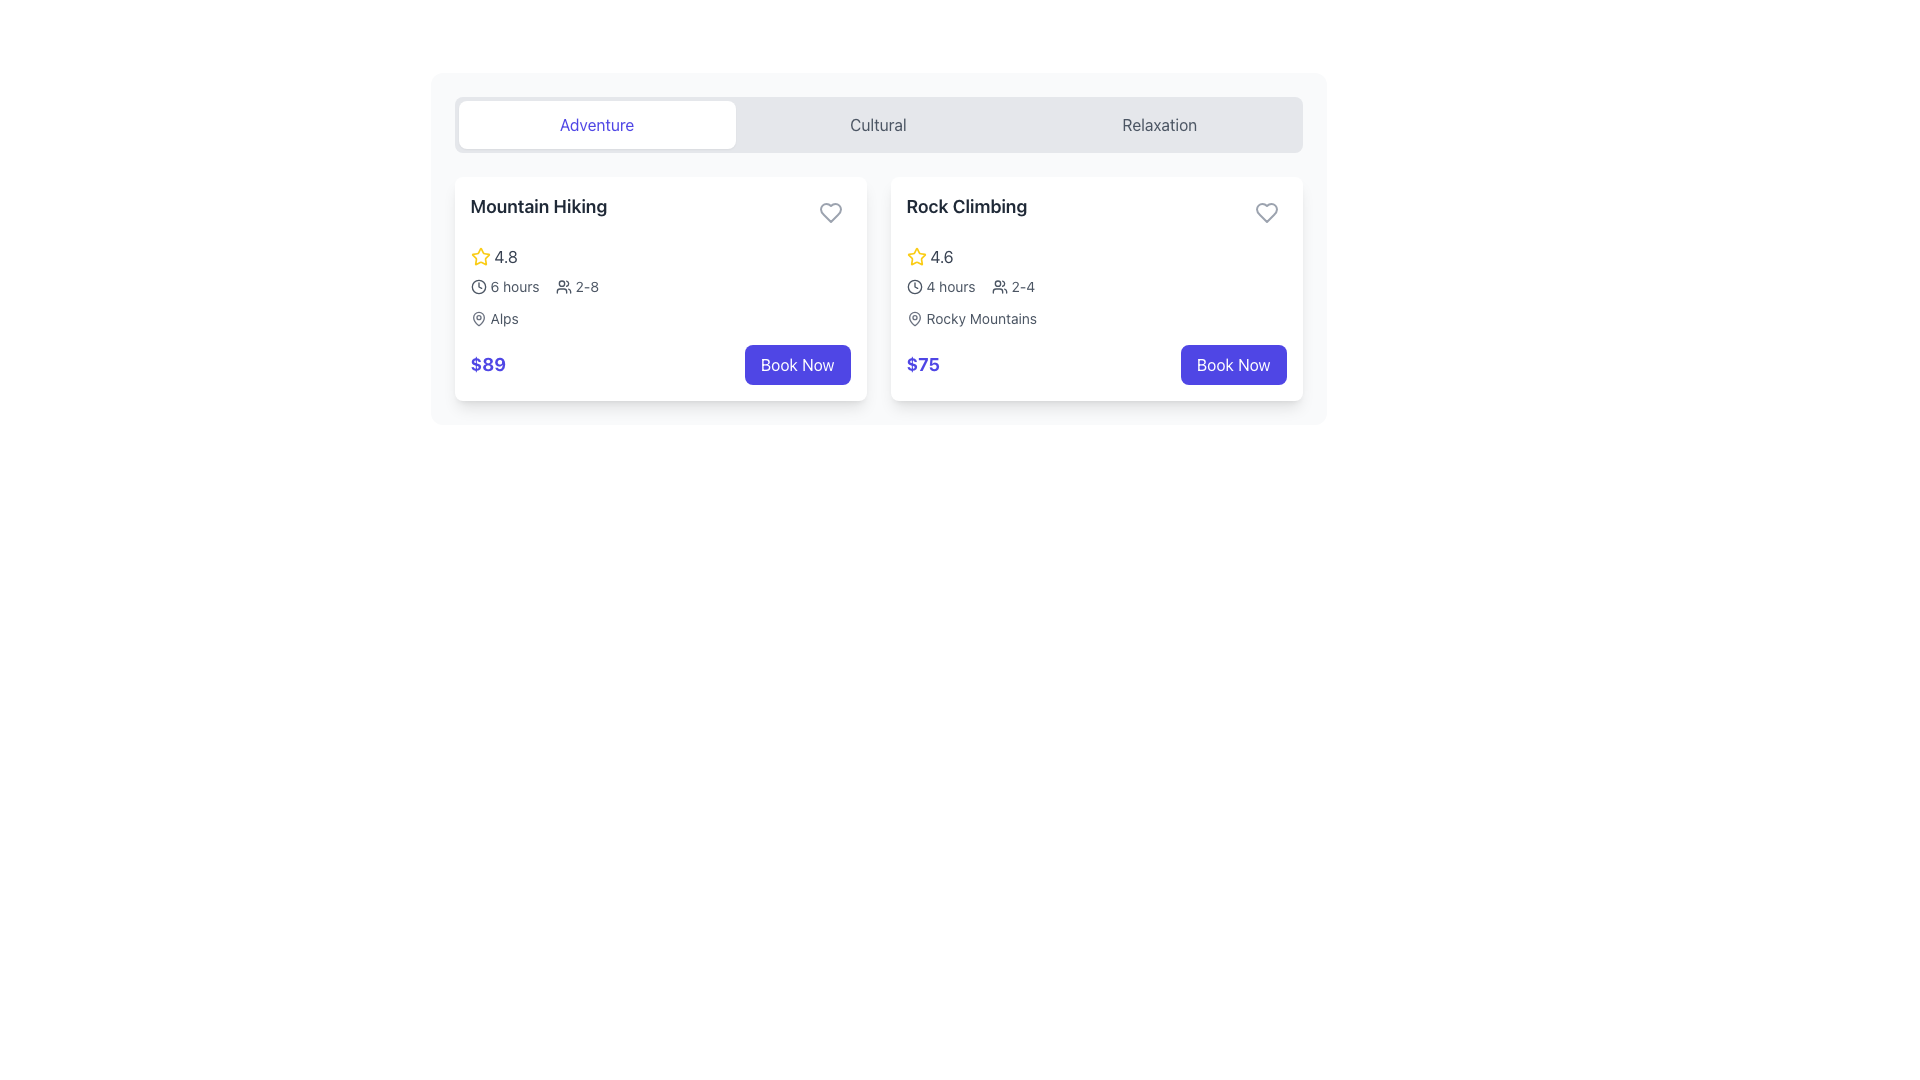  I want to click on the 'Adventure', 'Cultural', or 'Relaxation' segment on the Tab bar, so click(878, 124).